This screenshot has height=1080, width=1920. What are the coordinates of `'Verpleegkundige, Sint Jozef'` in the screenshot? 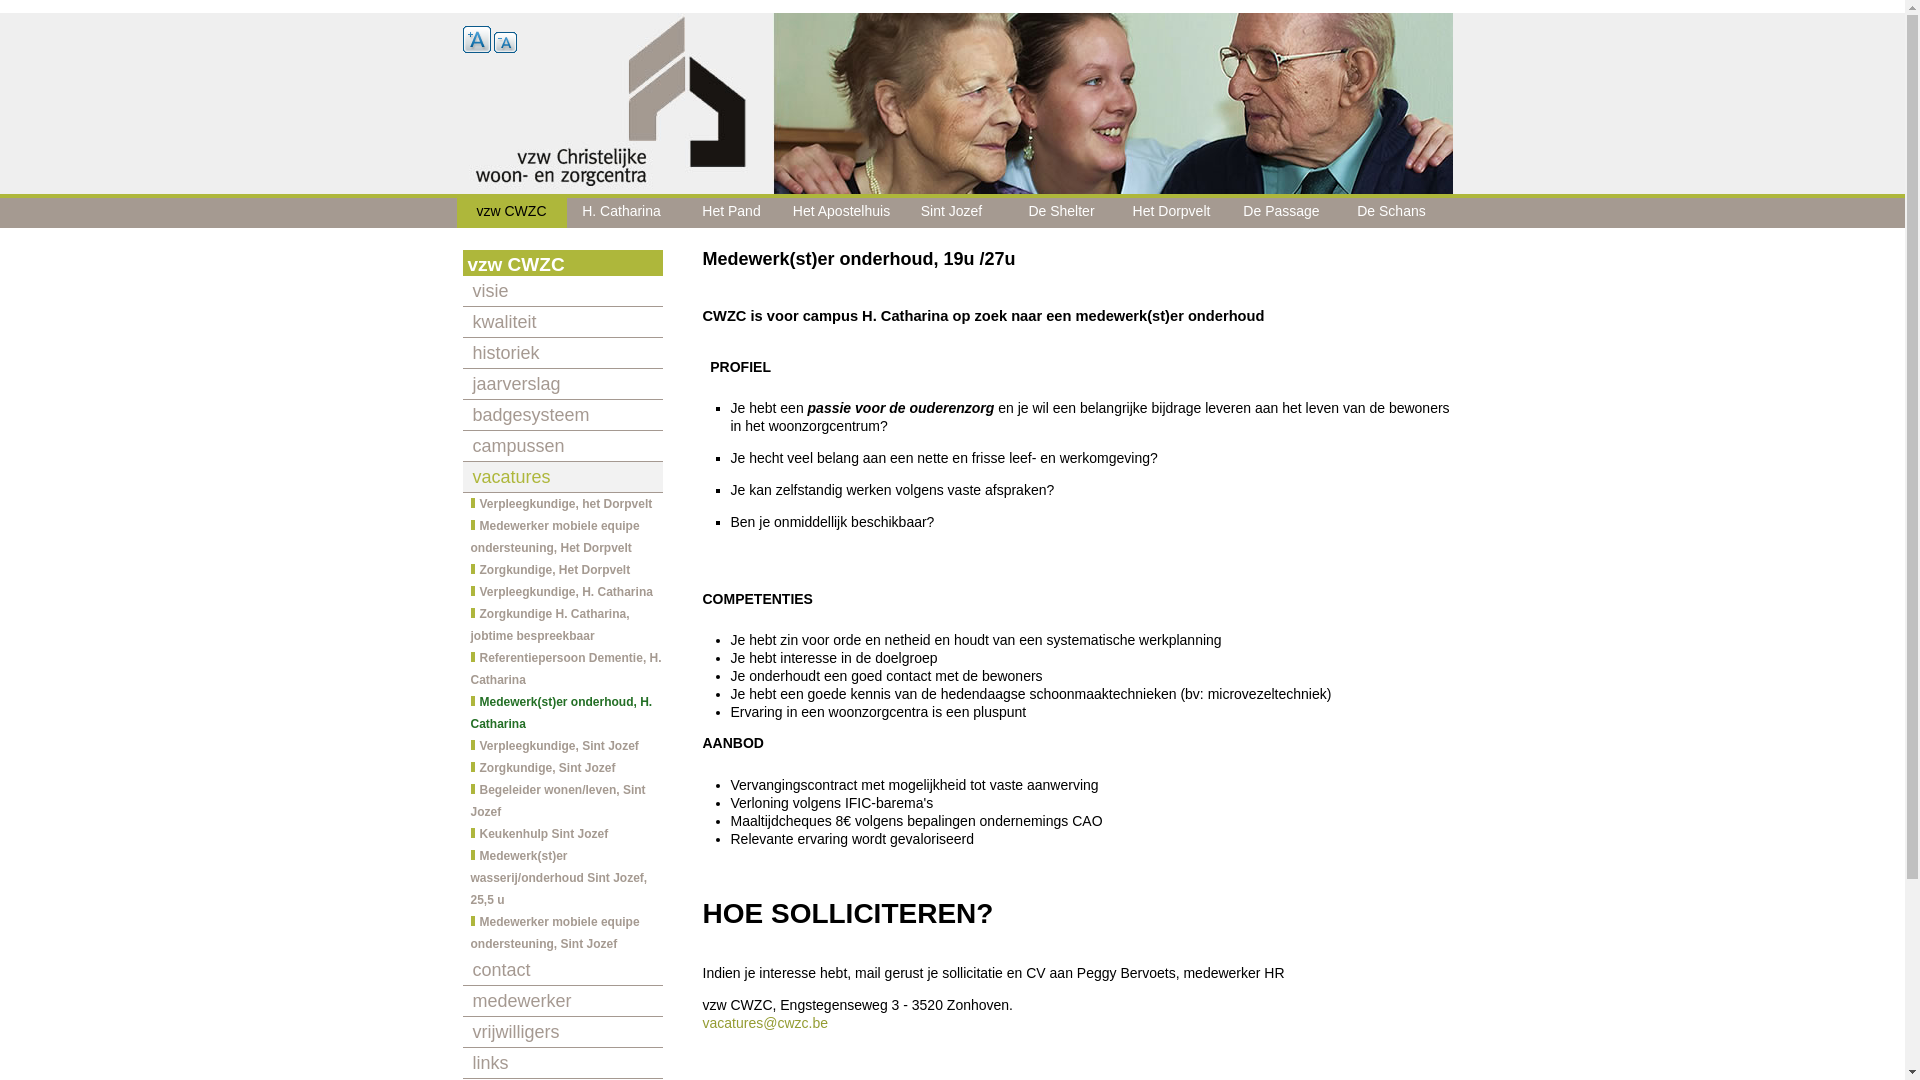 It's located at (560, 745).